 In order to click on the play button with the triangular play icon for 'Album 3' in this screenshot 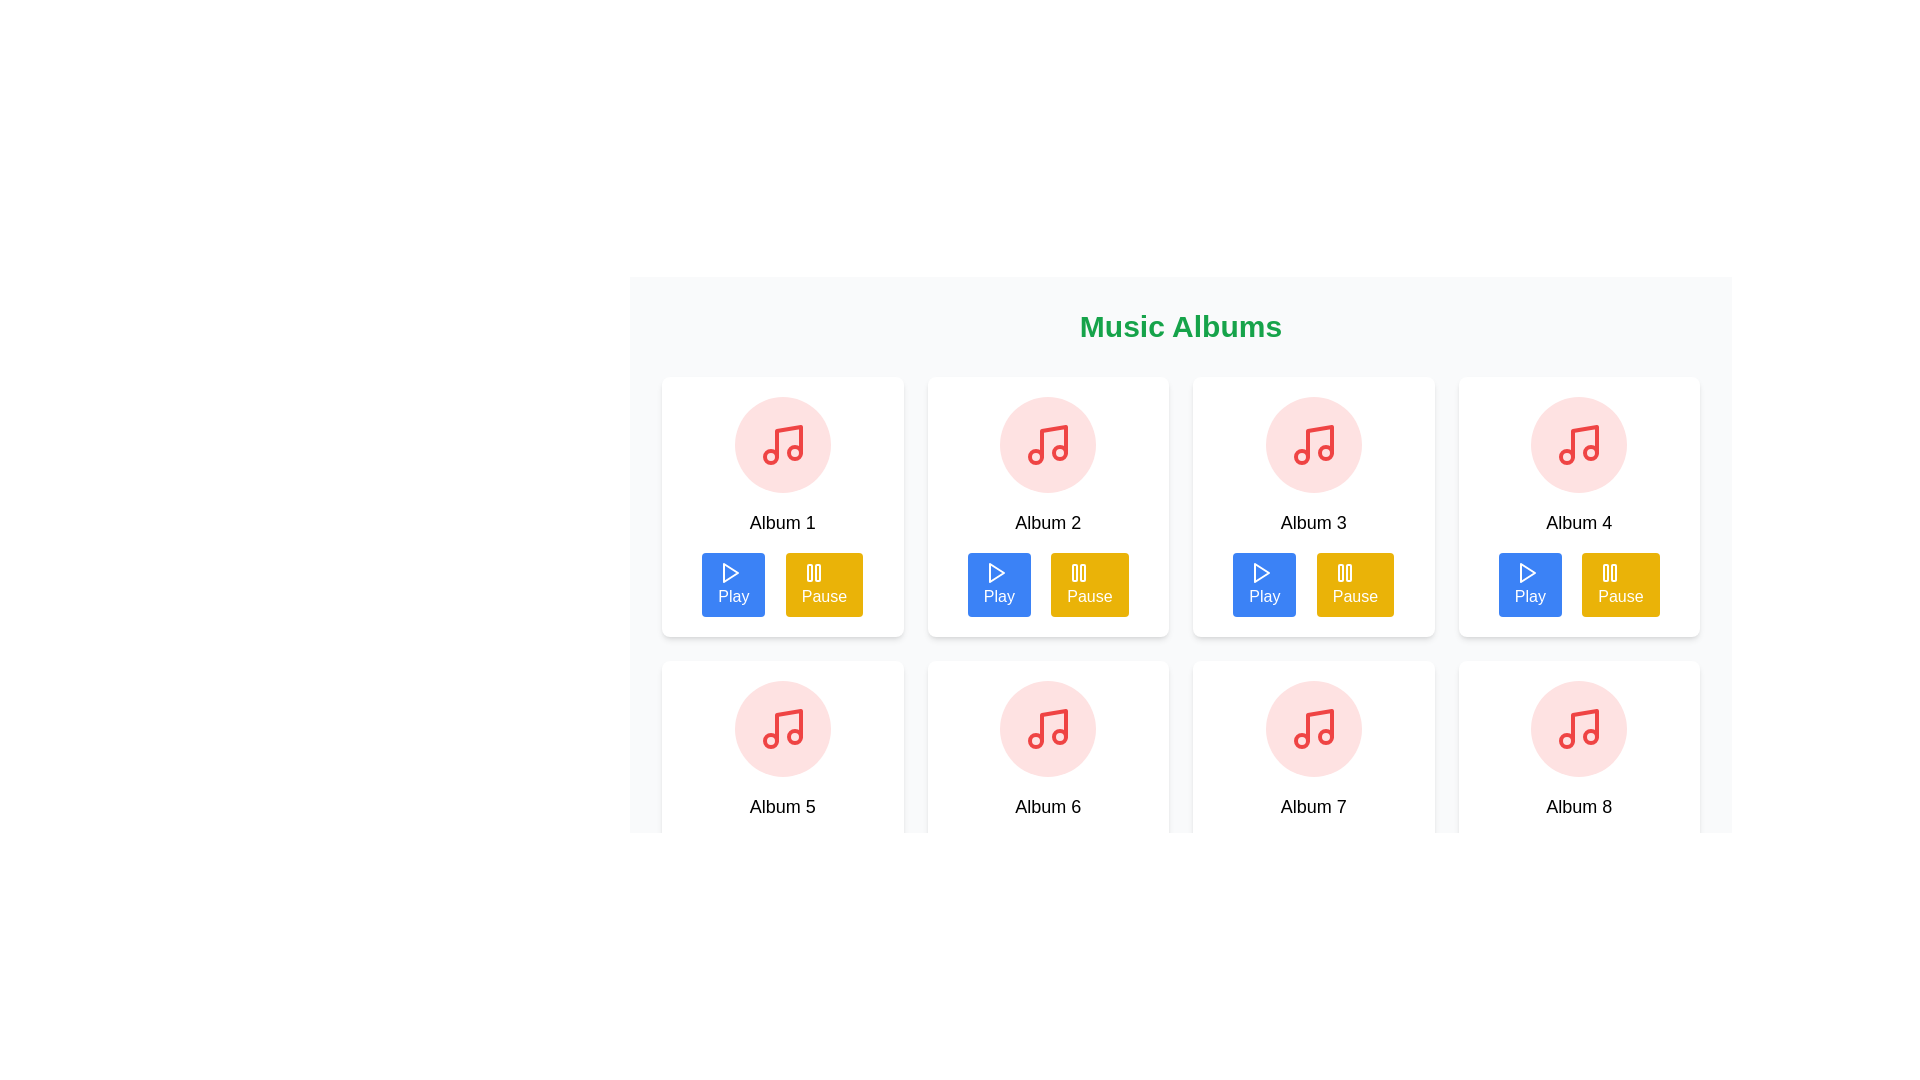, I will do `click(1261, 573)`.